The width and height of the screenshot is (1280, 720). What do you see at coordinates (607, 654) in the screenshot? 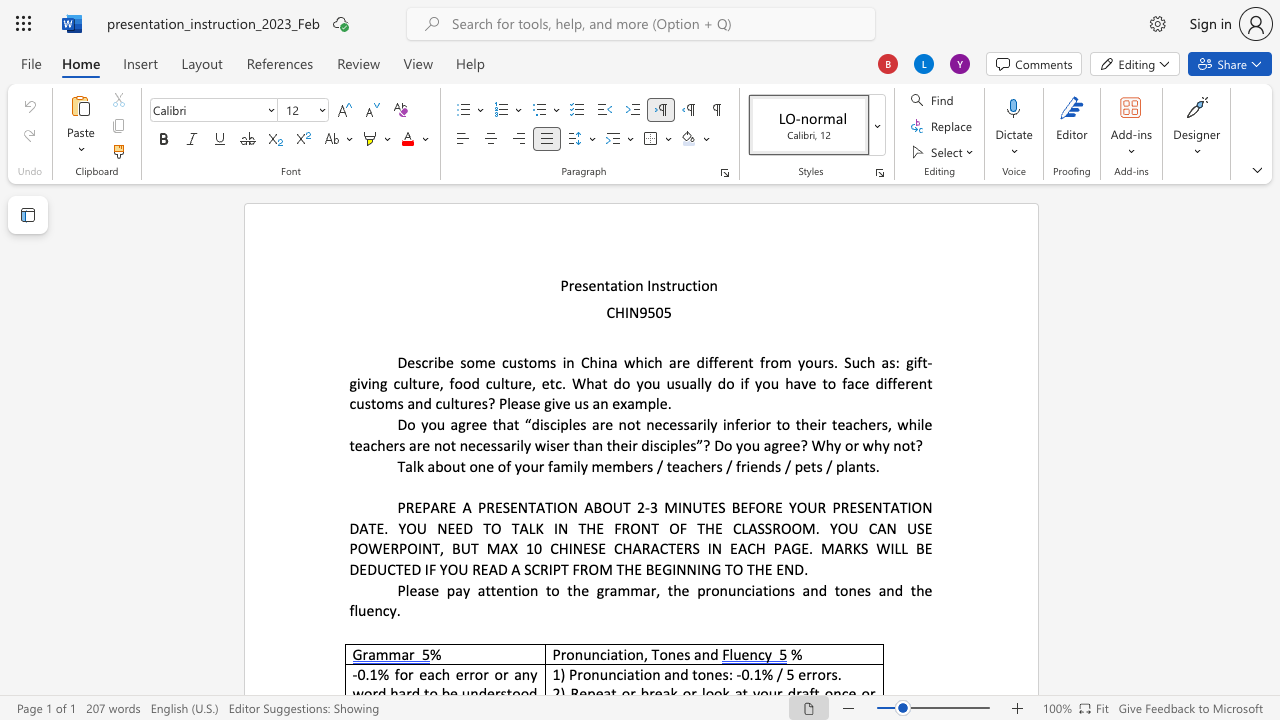
I see `the 1th character "i" in the text` at bounding box center [607, 654].